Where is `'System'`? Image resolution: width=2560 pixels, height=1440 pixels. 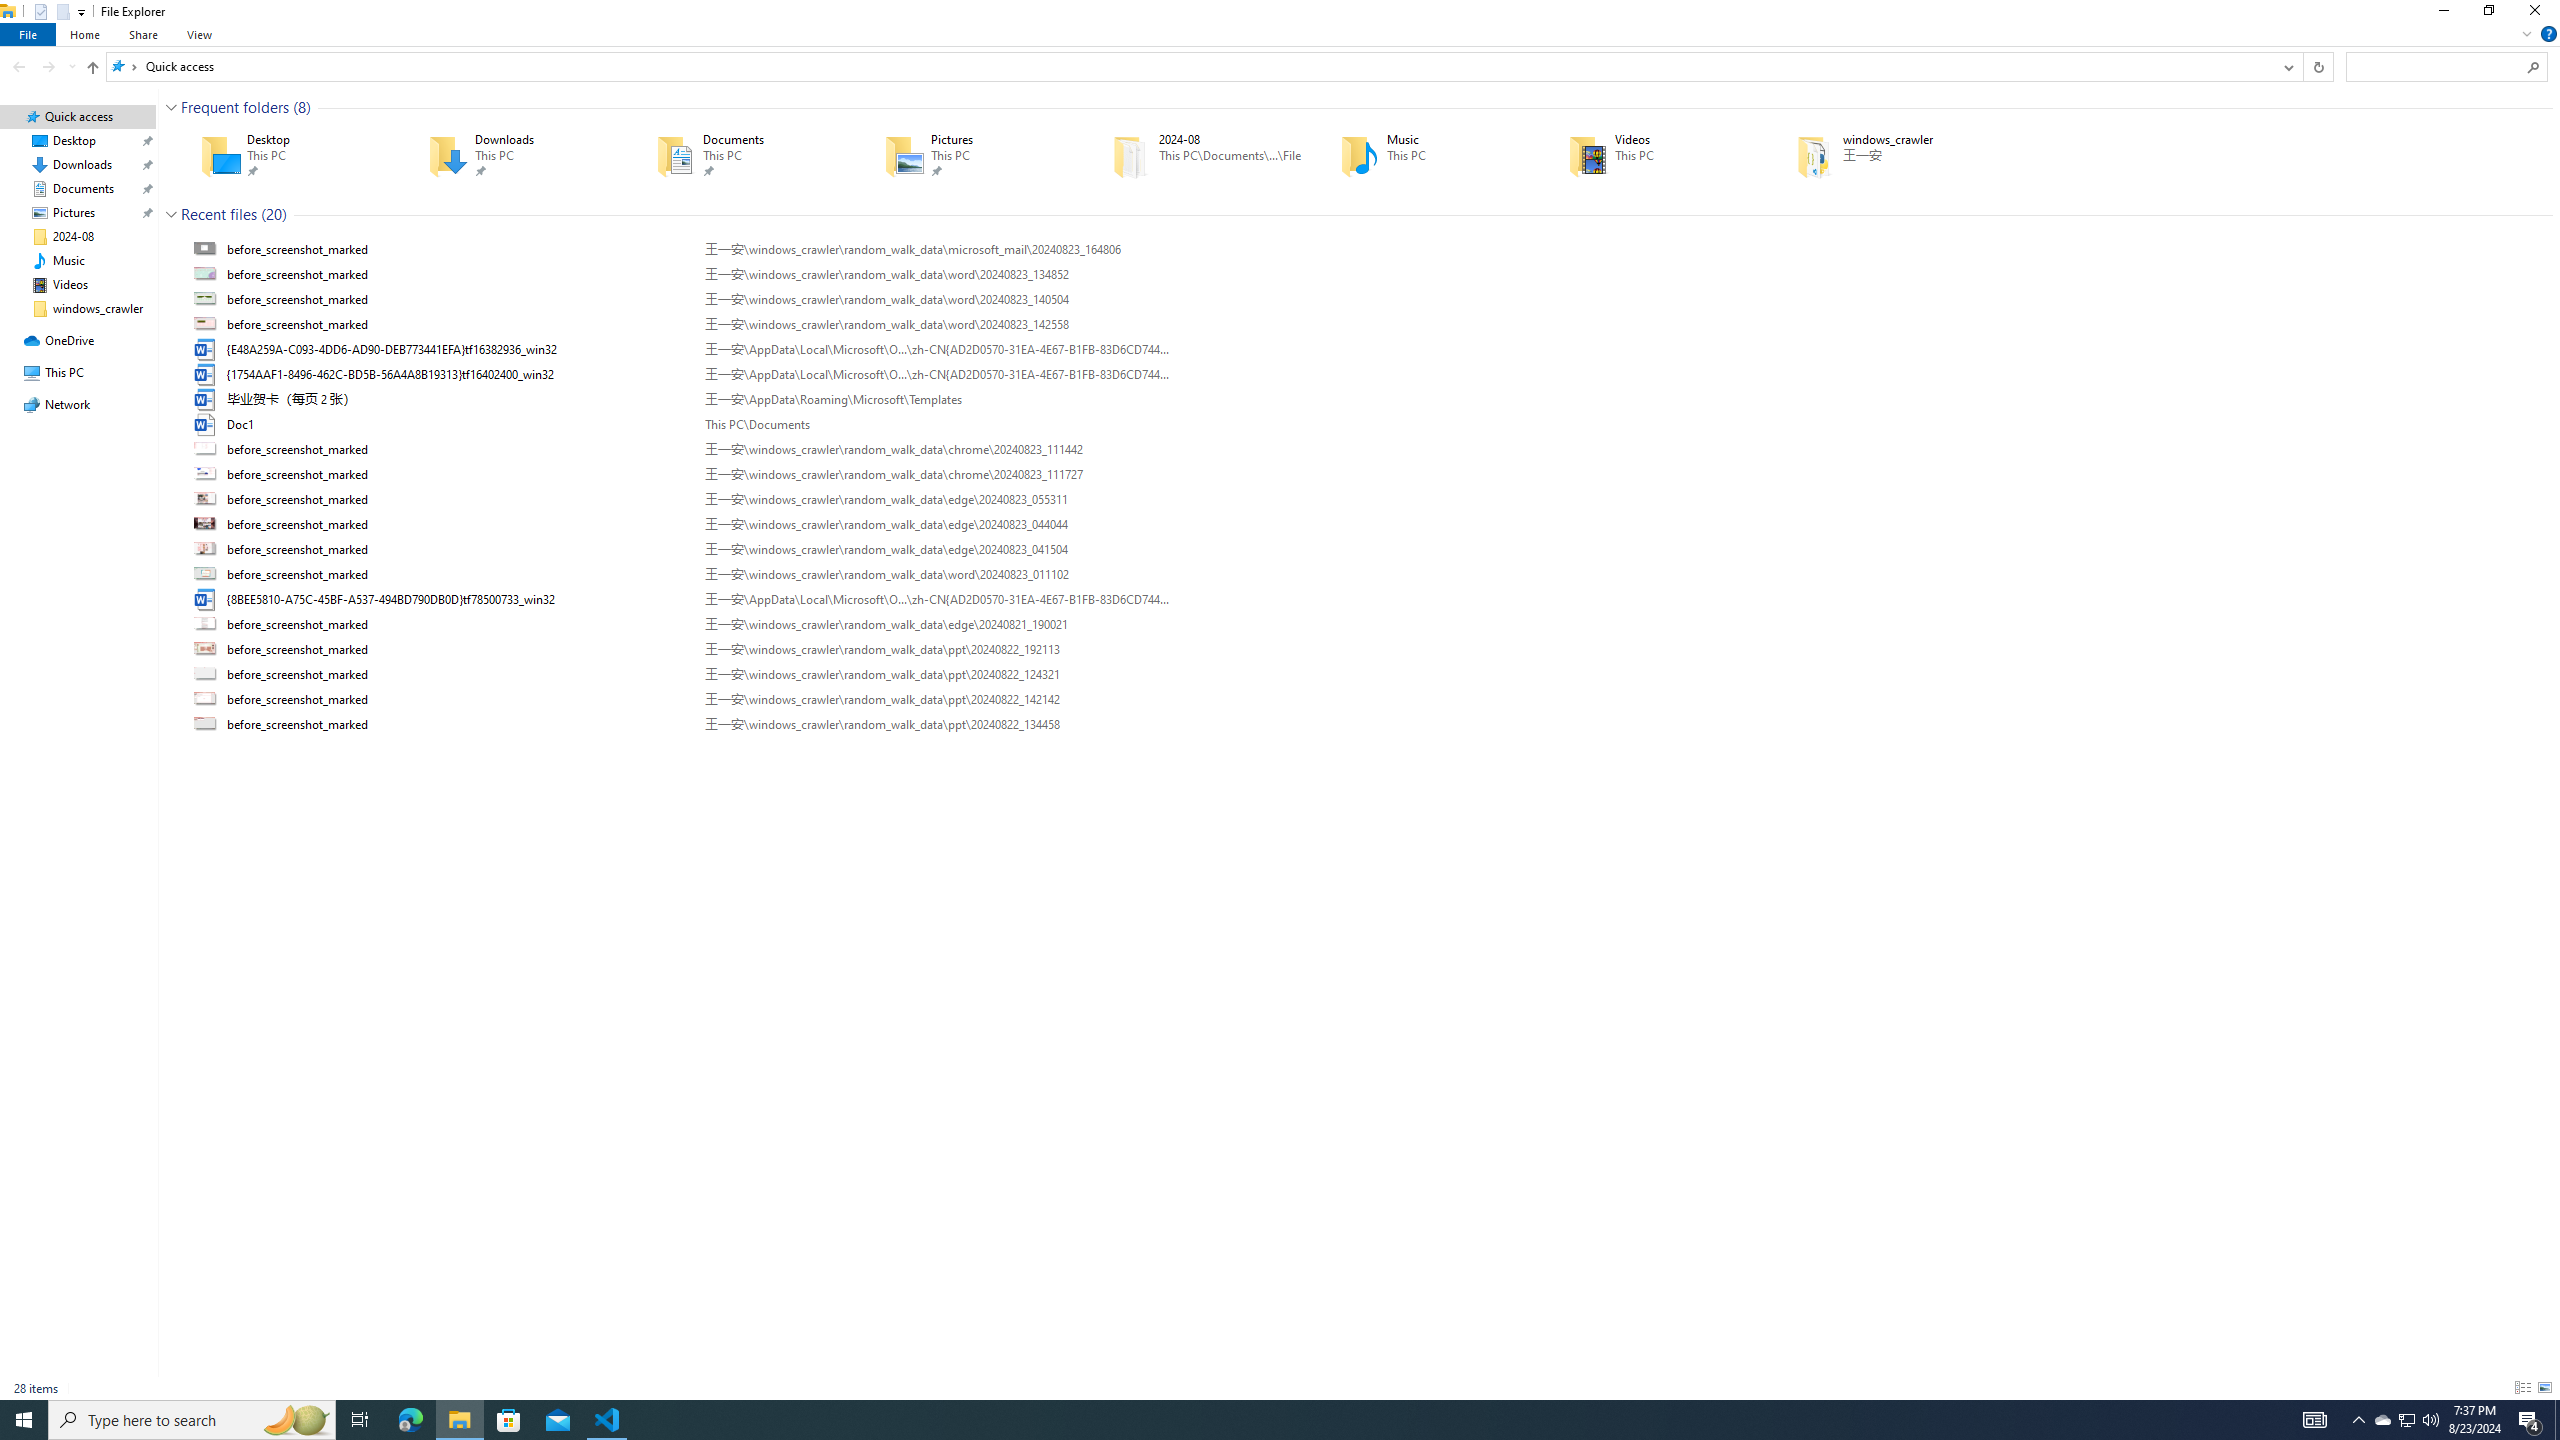 'System' is located at coordinates (11, 9).